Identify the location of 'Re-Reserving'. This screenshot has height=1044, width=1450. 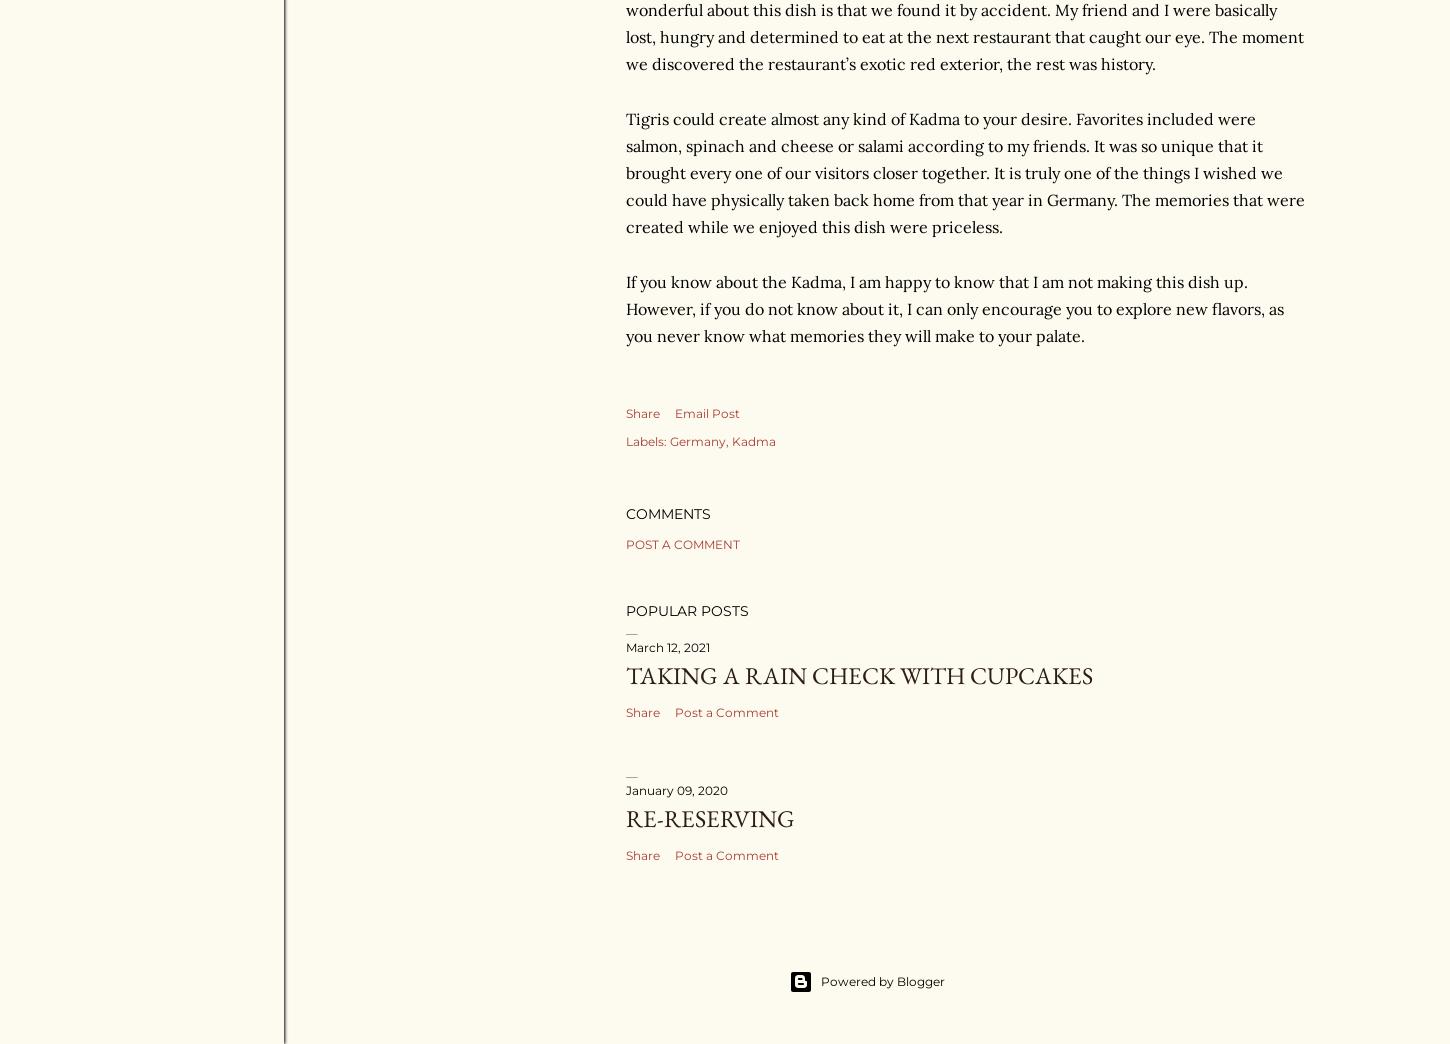
(709, 816).